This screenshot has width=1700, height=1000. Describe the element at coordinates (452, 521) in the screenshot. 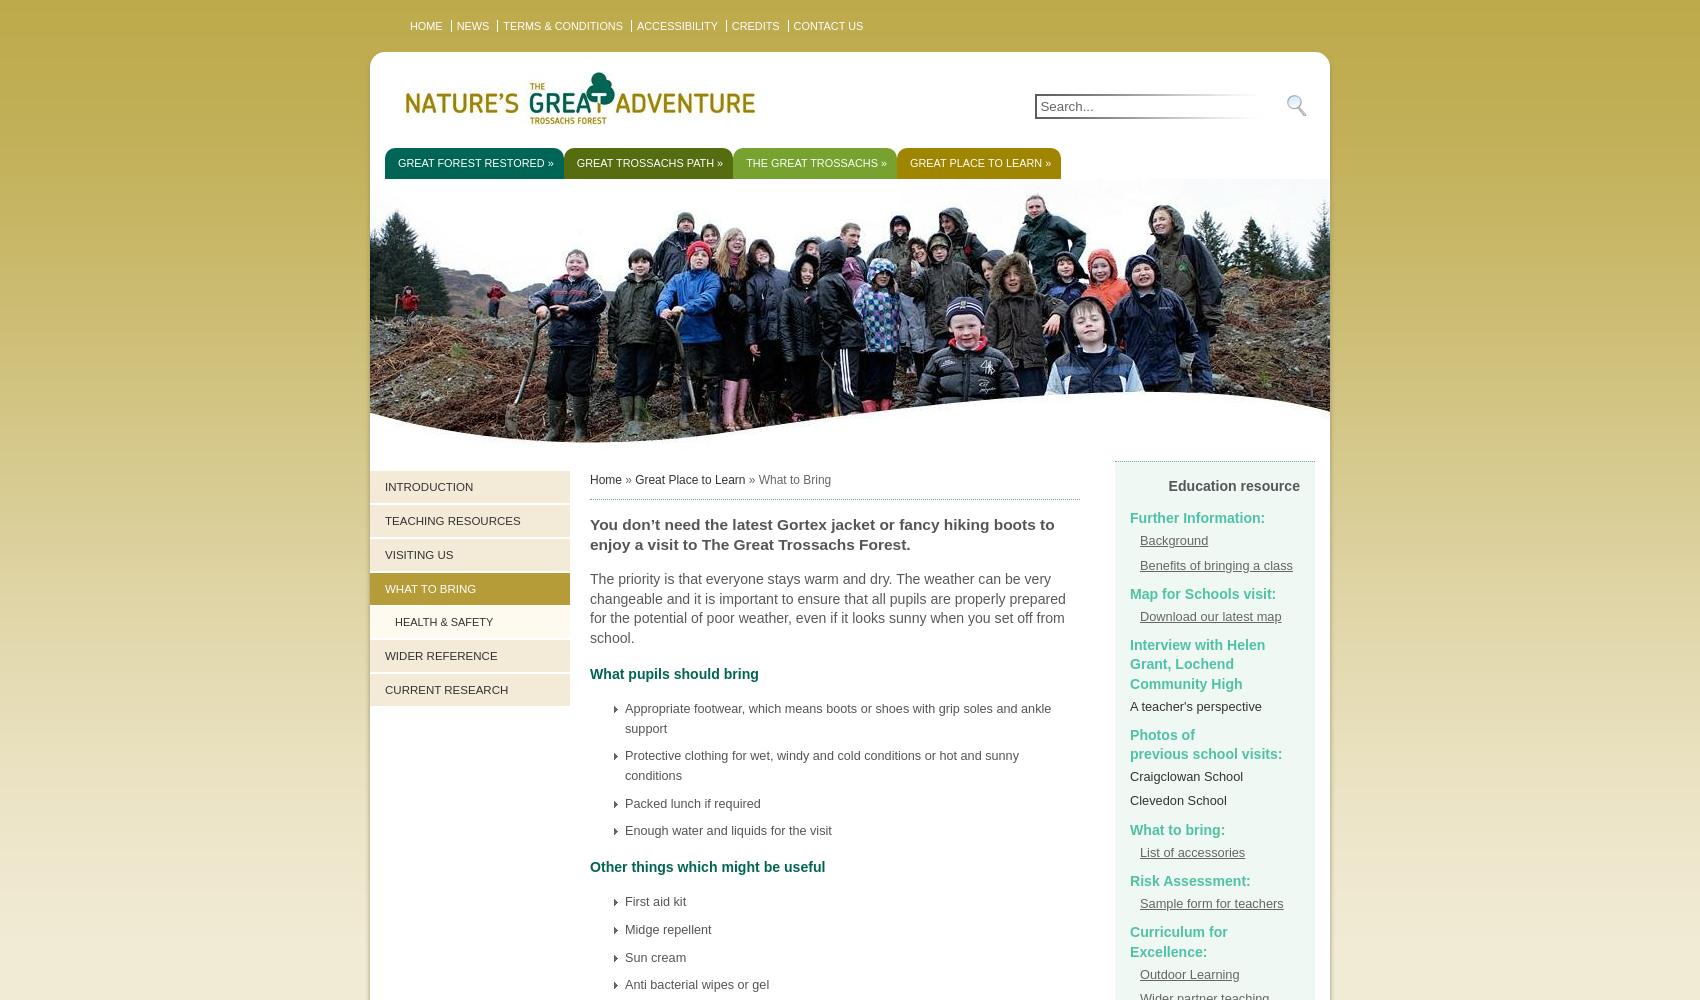

I see `'Teaching Resources'` at that location.